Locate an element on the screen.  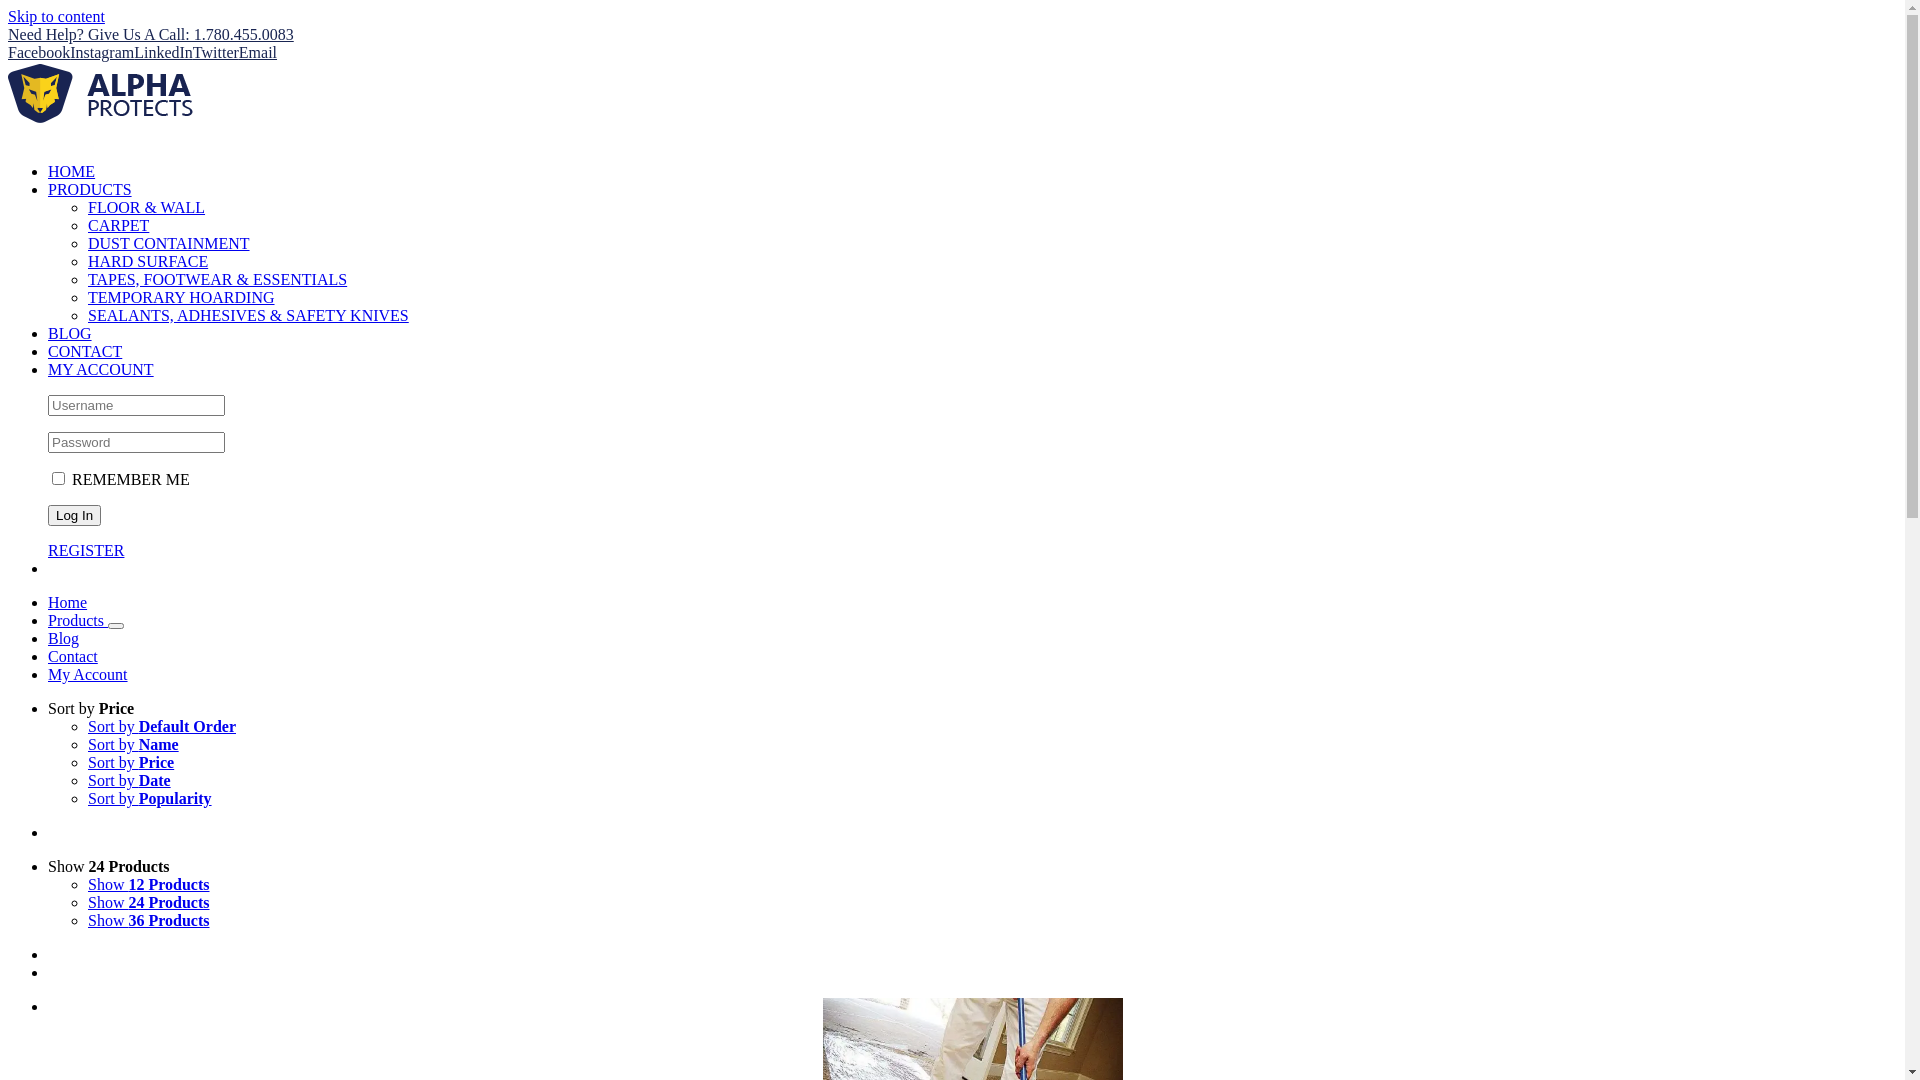
'Sort by Name' is located at coordinates (132, 744).